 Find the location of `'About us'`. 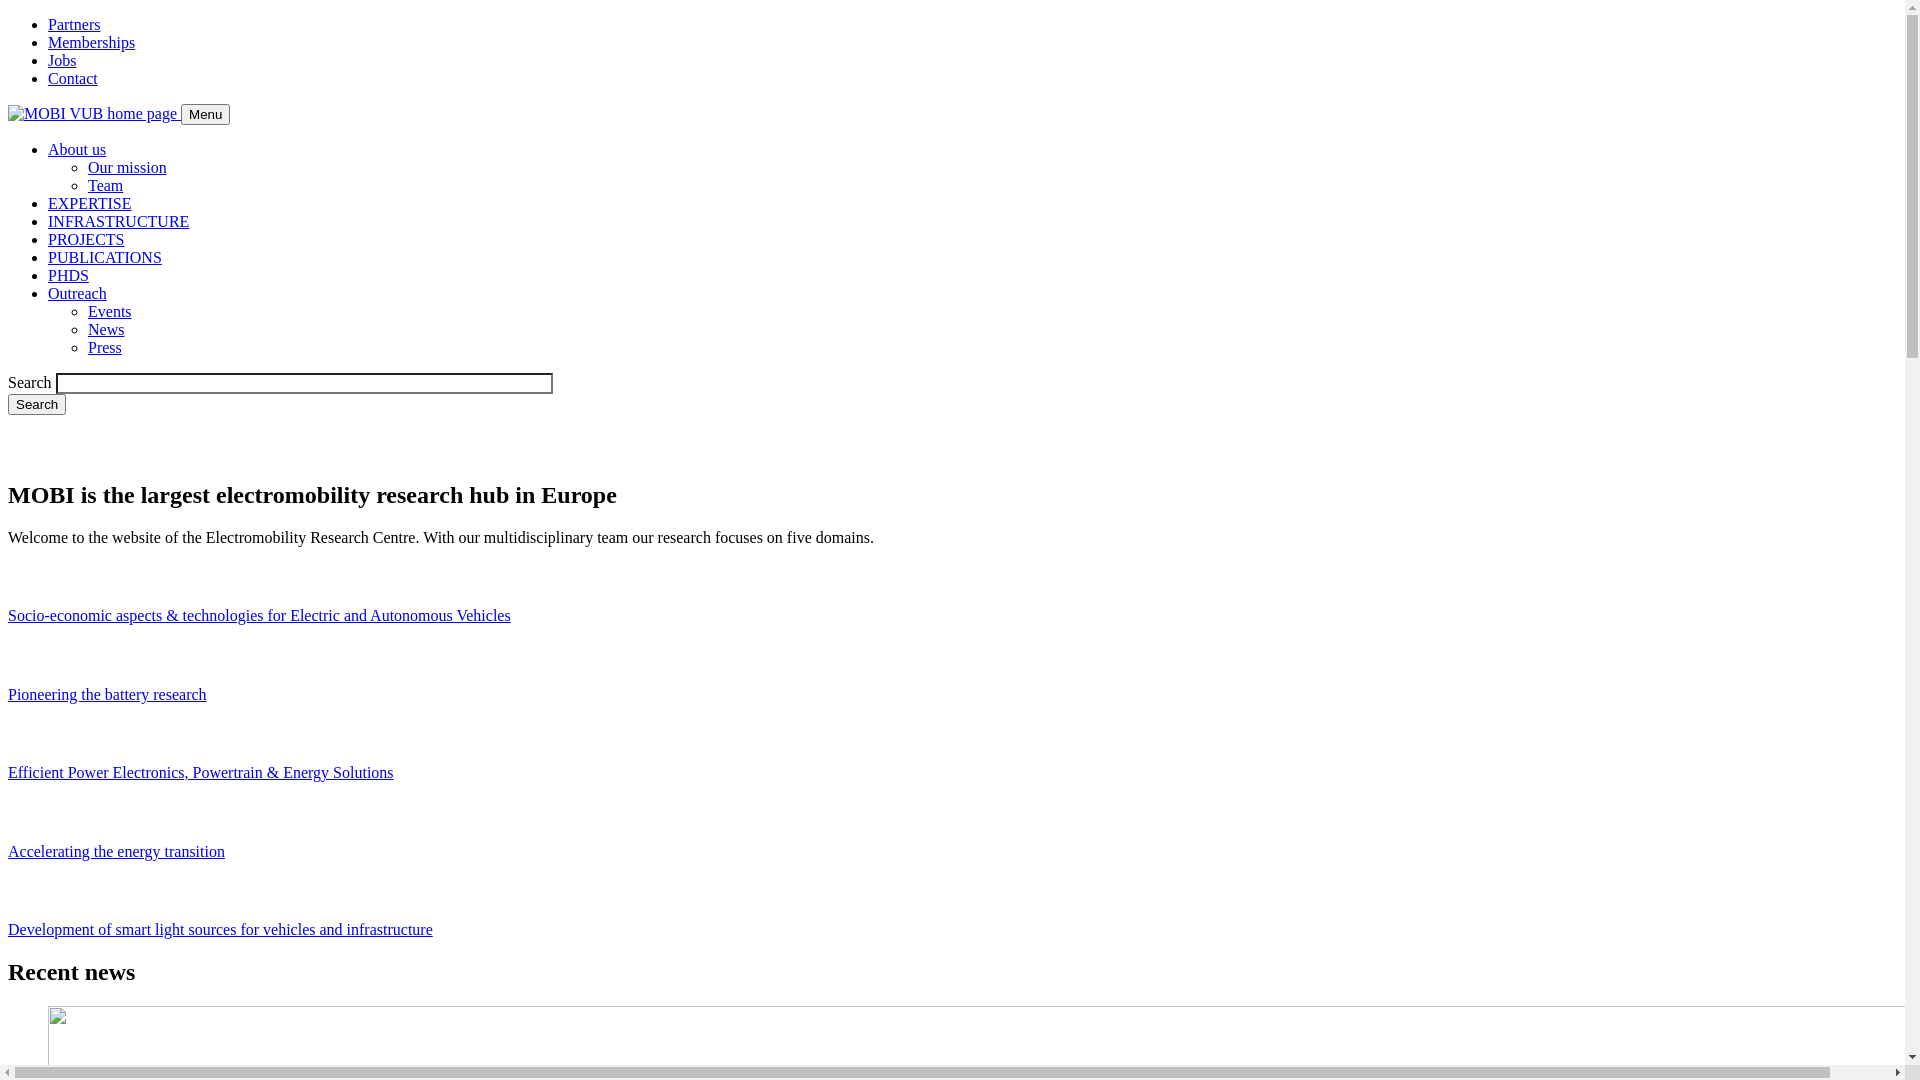

'About us' is located at coordinates (76, 148).